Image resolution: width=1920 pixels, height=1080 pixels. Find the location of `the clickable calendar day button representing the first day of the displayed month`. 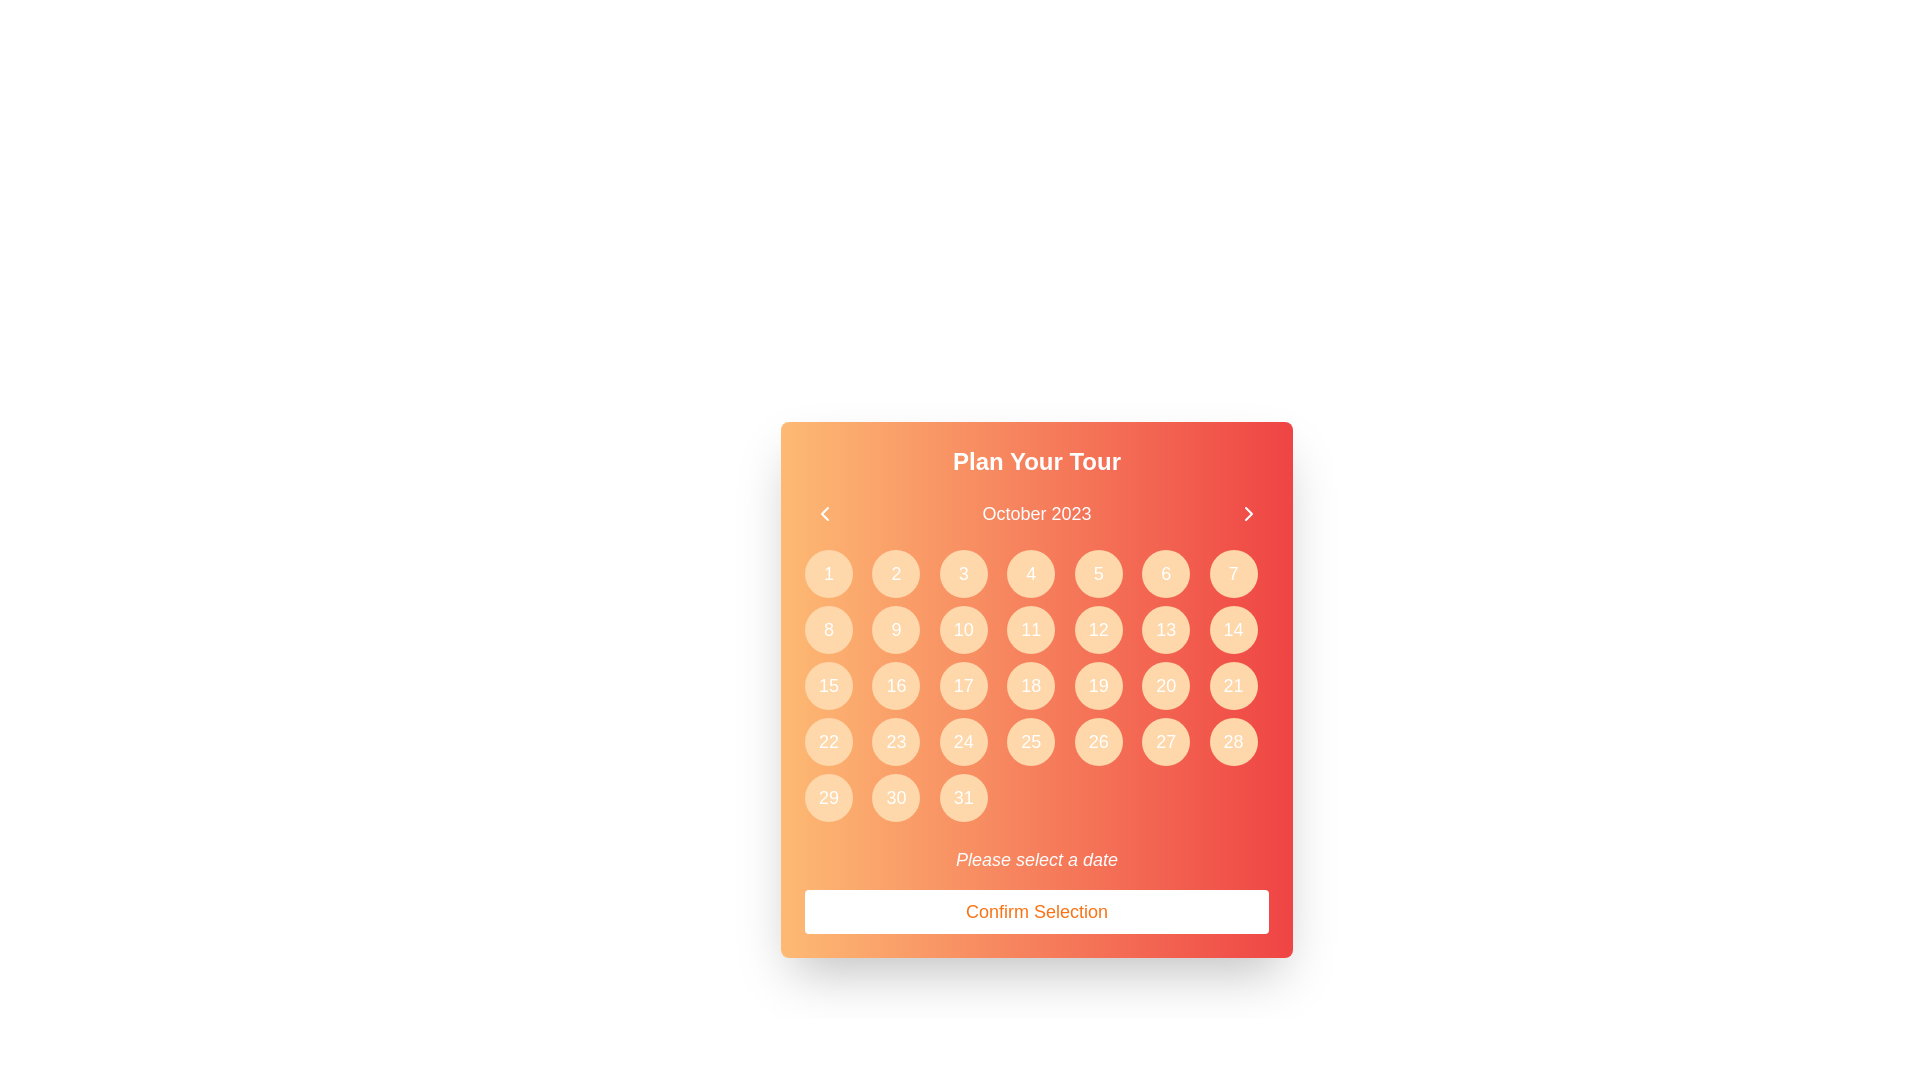

the clickable calendar day button representing the first day of the displayed month is located at coordinates (829, 574).